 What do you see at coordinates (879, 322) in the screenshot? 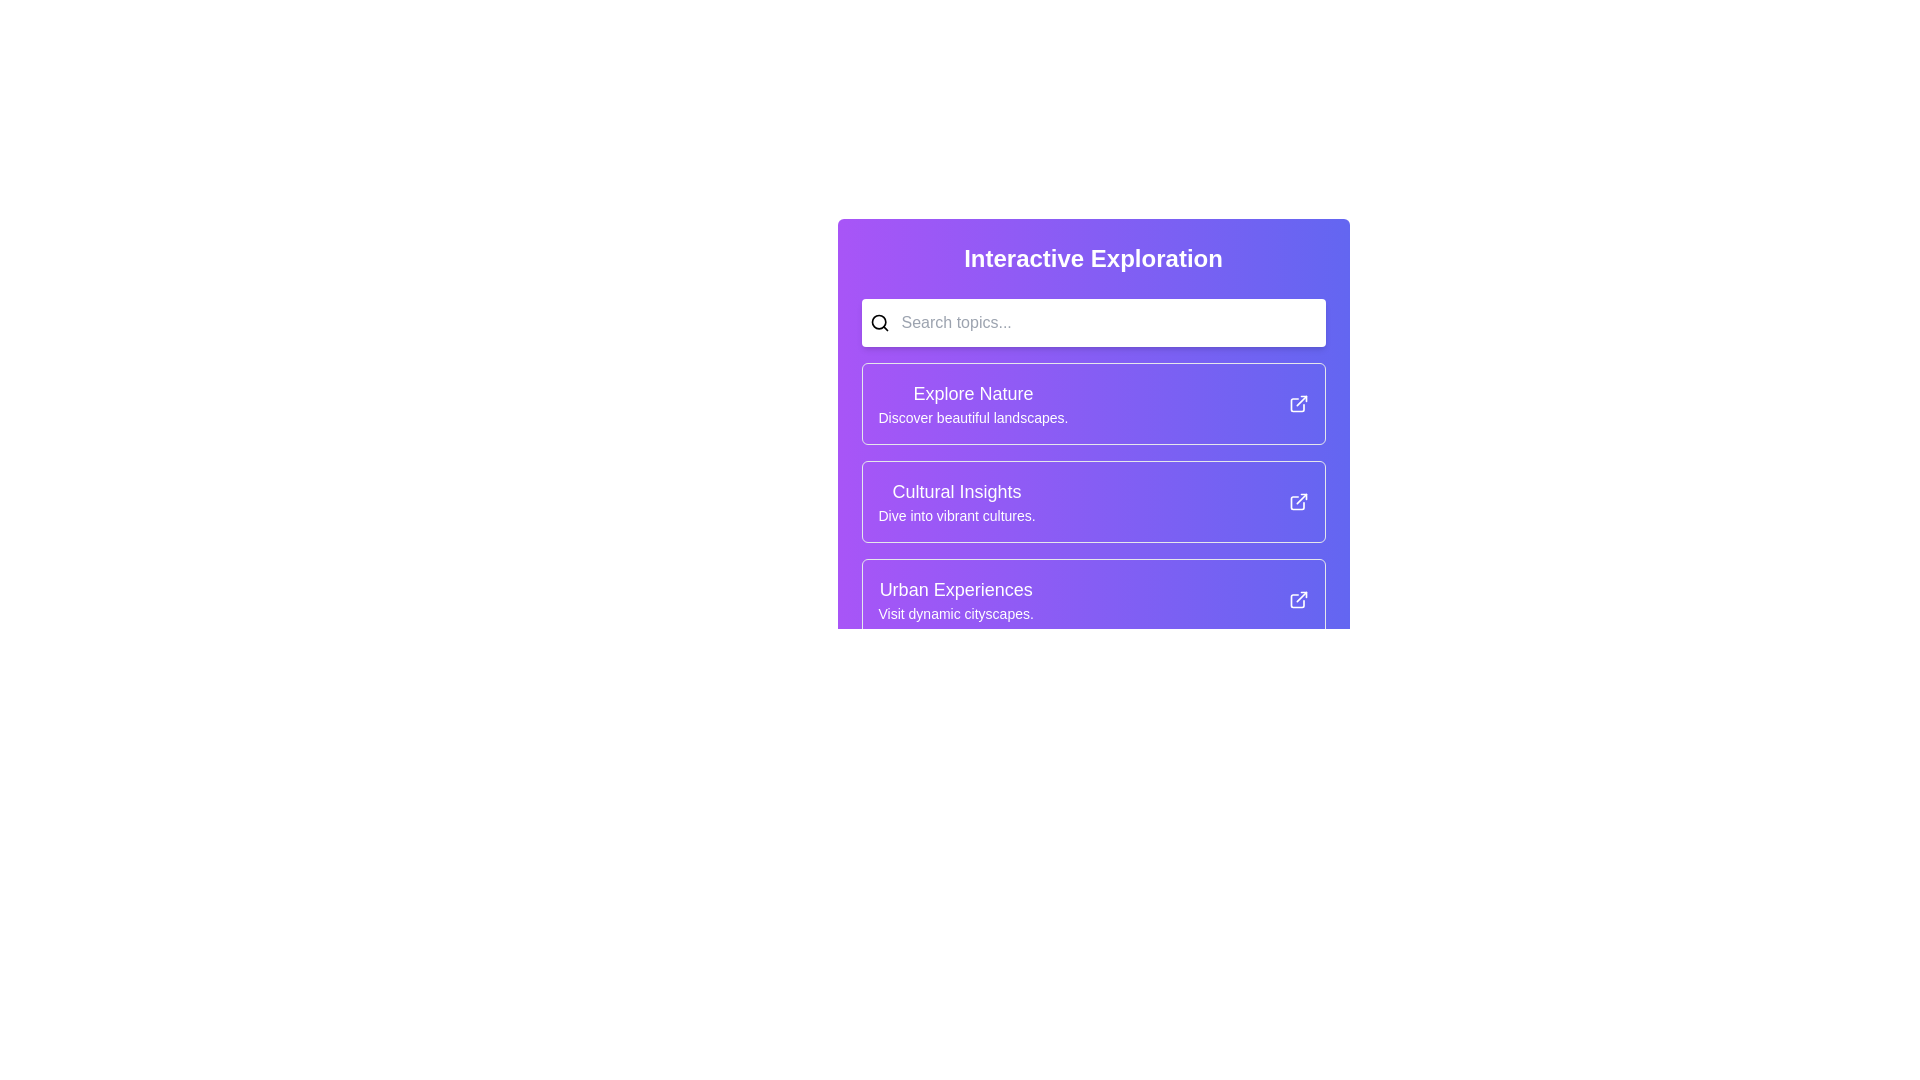
I see `the magnifying glass icon styled as an SVG element located at the top left of the search bar component, which is outlined with a circular shape and a handle extending from the bottom right` at bounding box center [879, 322].